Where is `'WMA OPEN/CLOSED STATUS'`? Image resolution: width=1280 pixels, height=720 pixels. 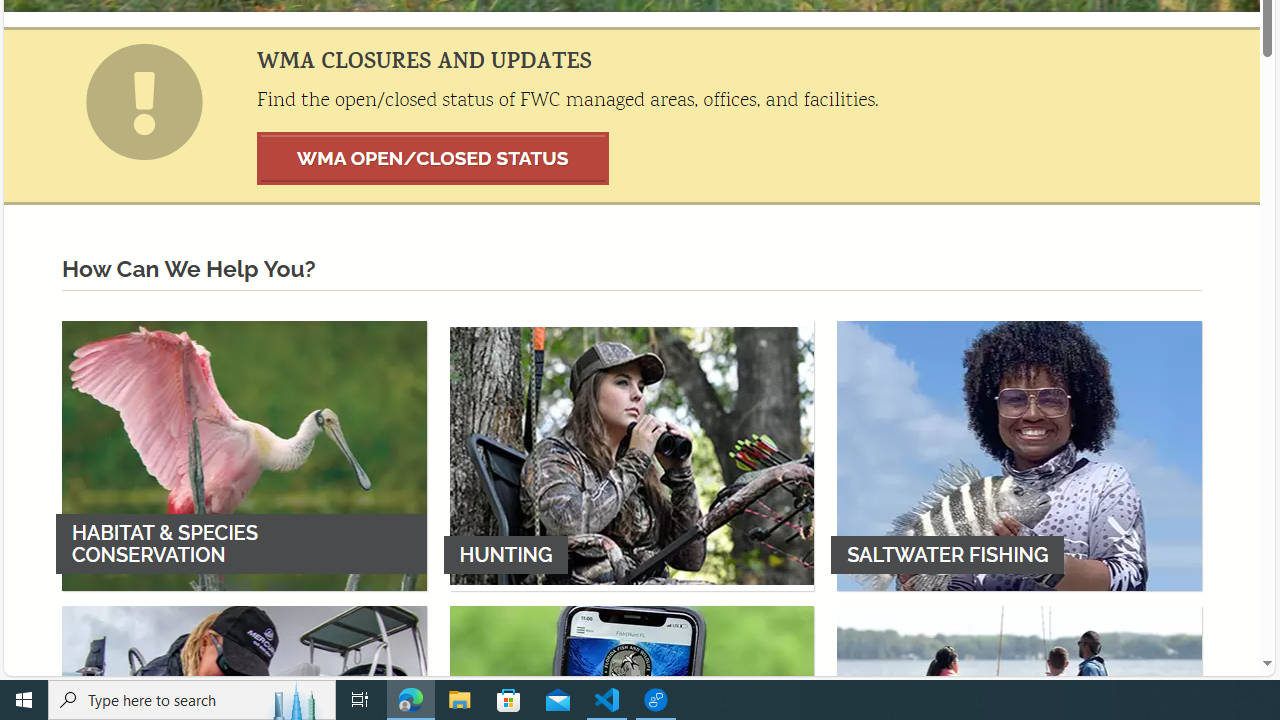 'WMA OPEN/CLOSED STATUS' is located at coordinates (432, 157).